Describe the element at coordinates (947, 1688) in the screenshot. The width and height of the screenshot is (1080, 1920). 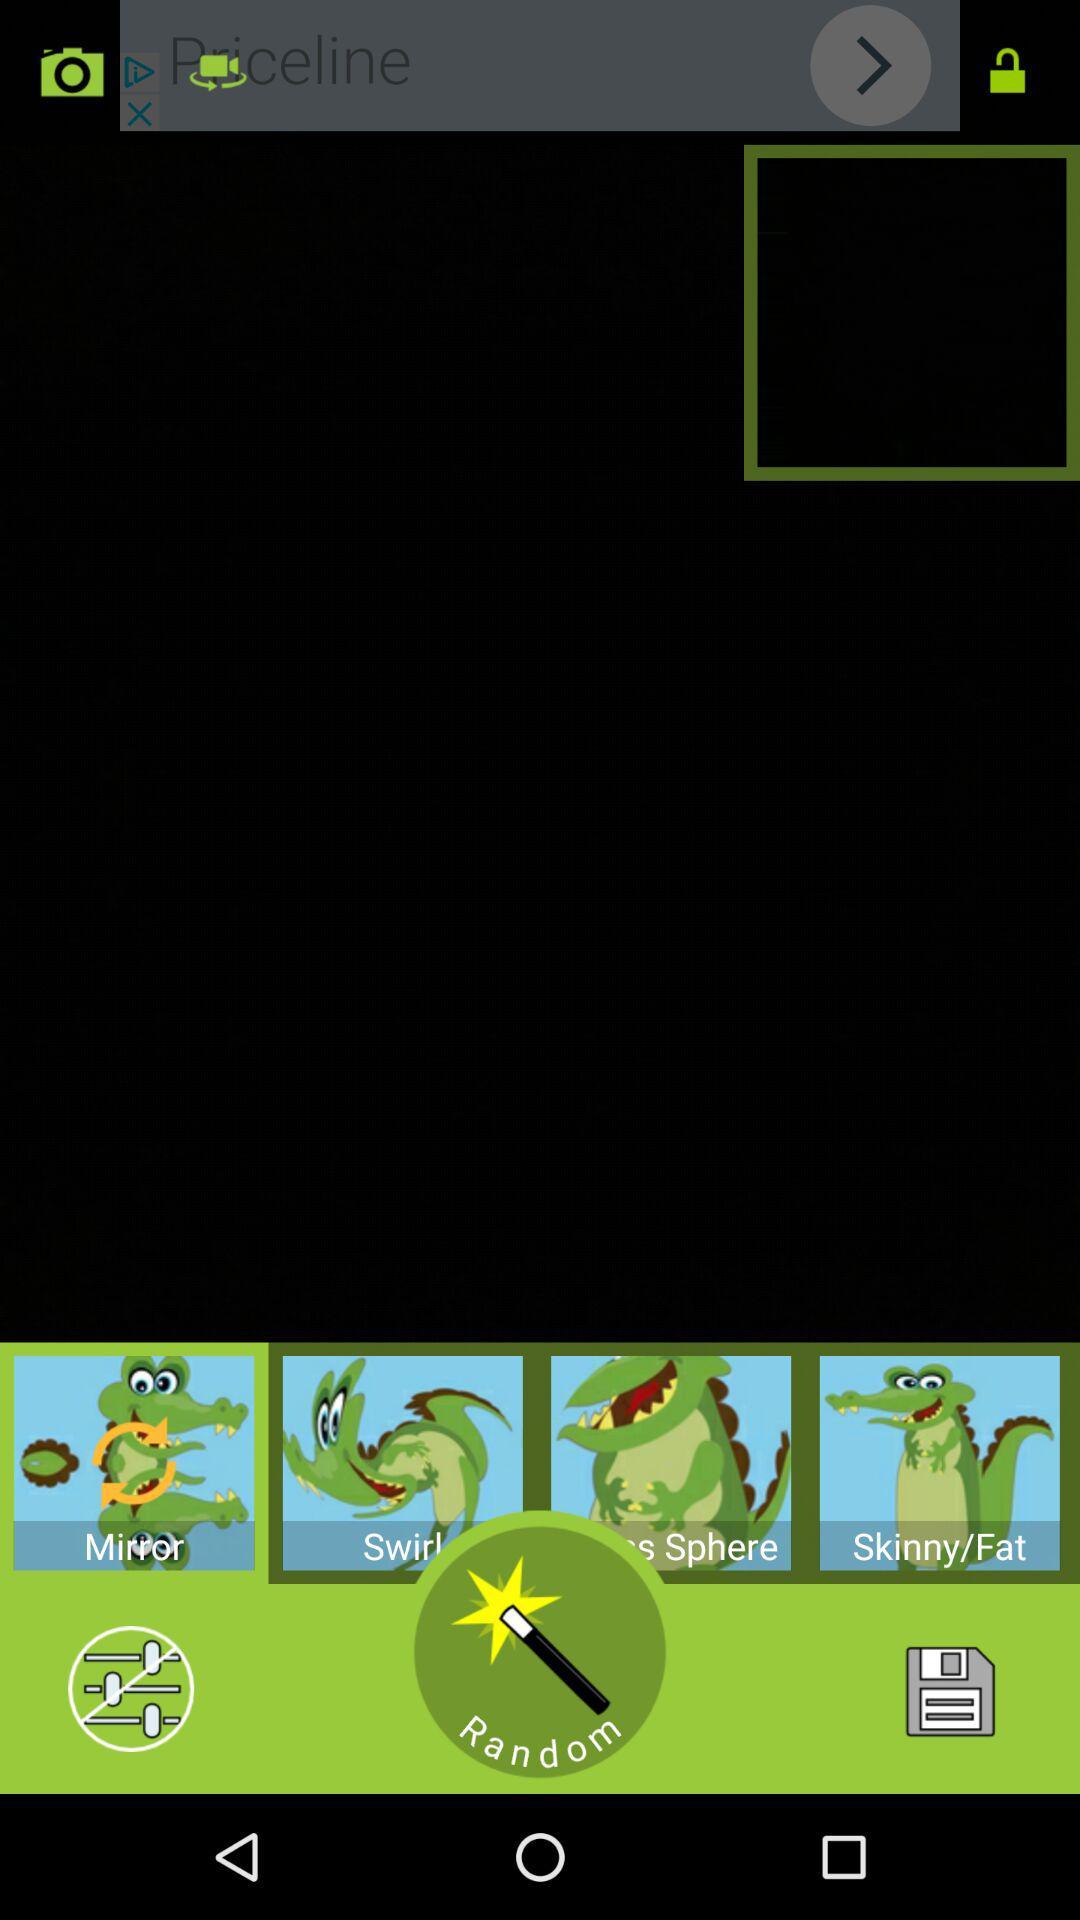
I see `home button` at that location.